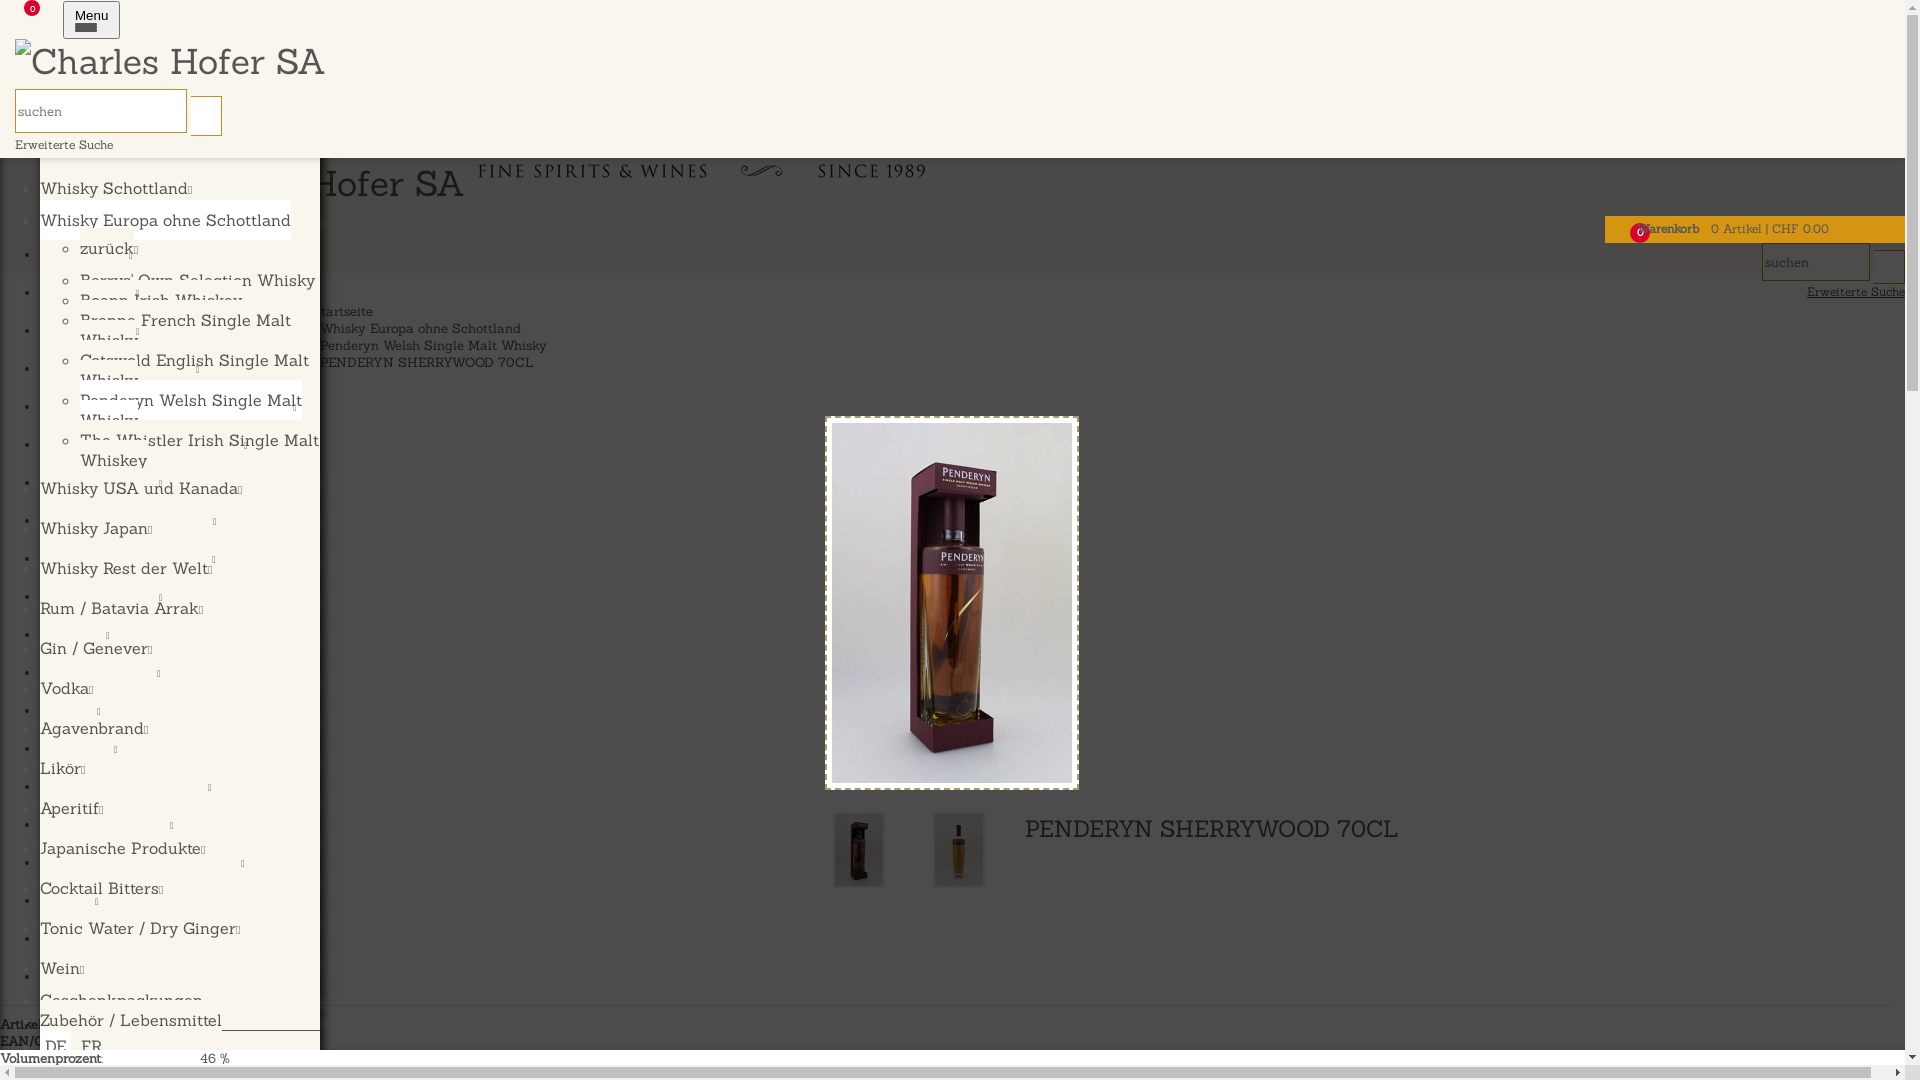  What do you see at coordinates (342, 311) in the screenshot?
I see `'Startseite'` at bounding box center [342, 311].